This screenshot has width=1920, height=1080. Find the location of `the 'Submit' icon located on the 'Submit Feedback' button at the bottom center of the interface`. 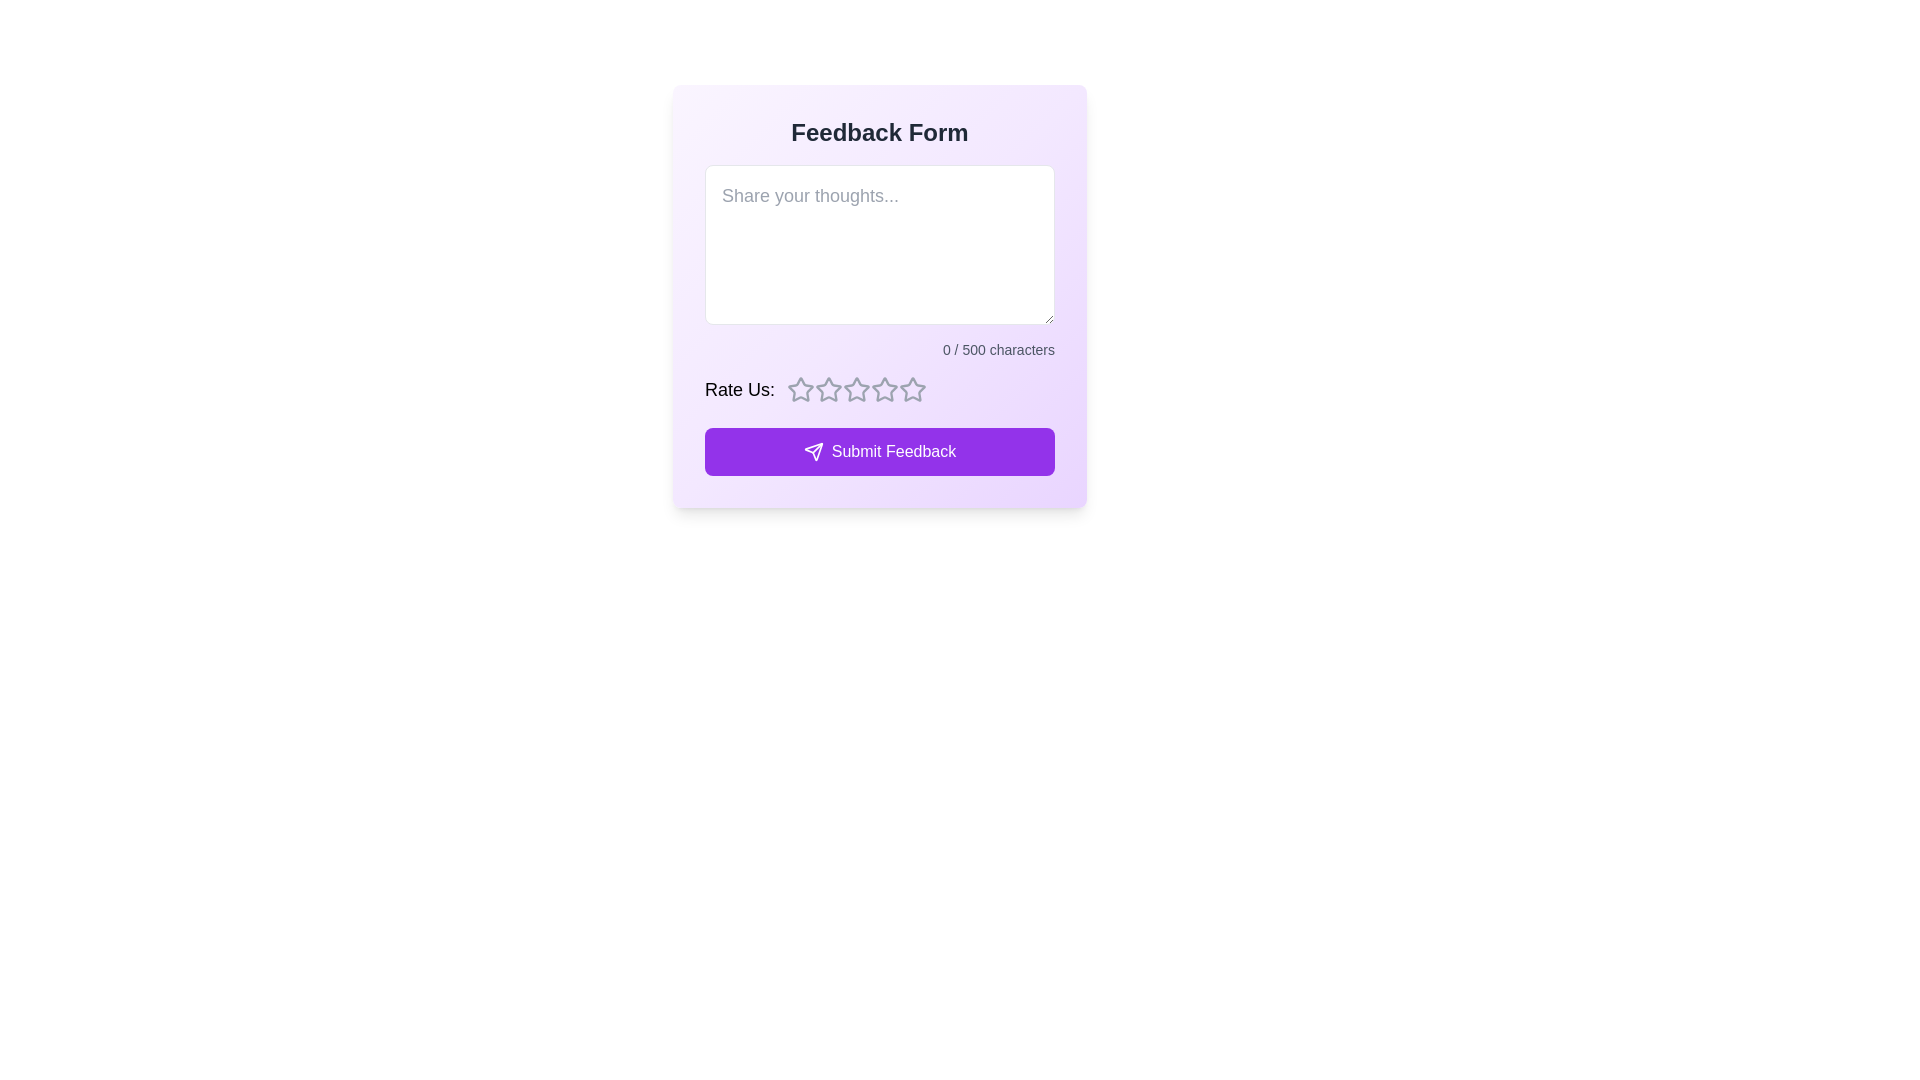

the 'Submit' icon located on the 'Submit Feedback' button at the bottom center of the interface is located at coordinates (813, 451).